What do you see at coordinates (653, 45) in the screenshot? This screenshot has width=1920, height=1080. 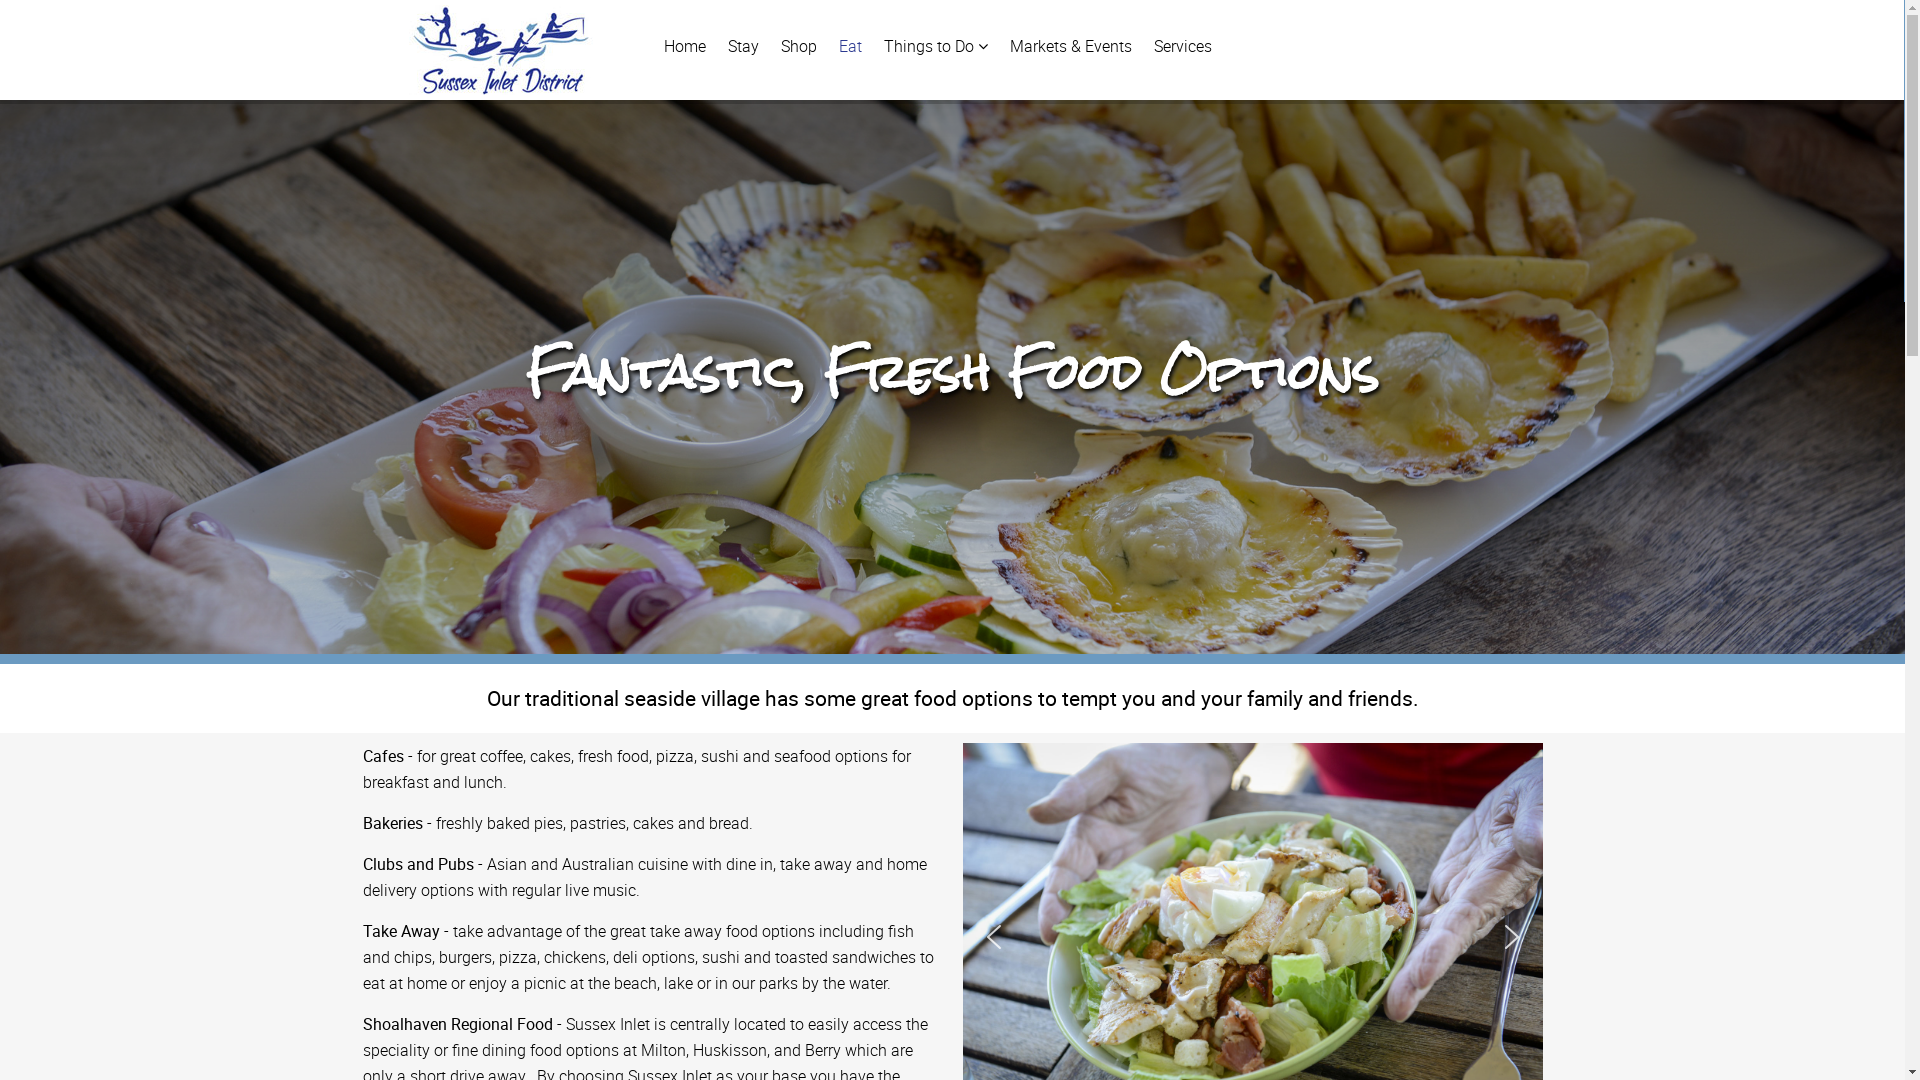 I see `'Home'` at bounding box center [653, 45].